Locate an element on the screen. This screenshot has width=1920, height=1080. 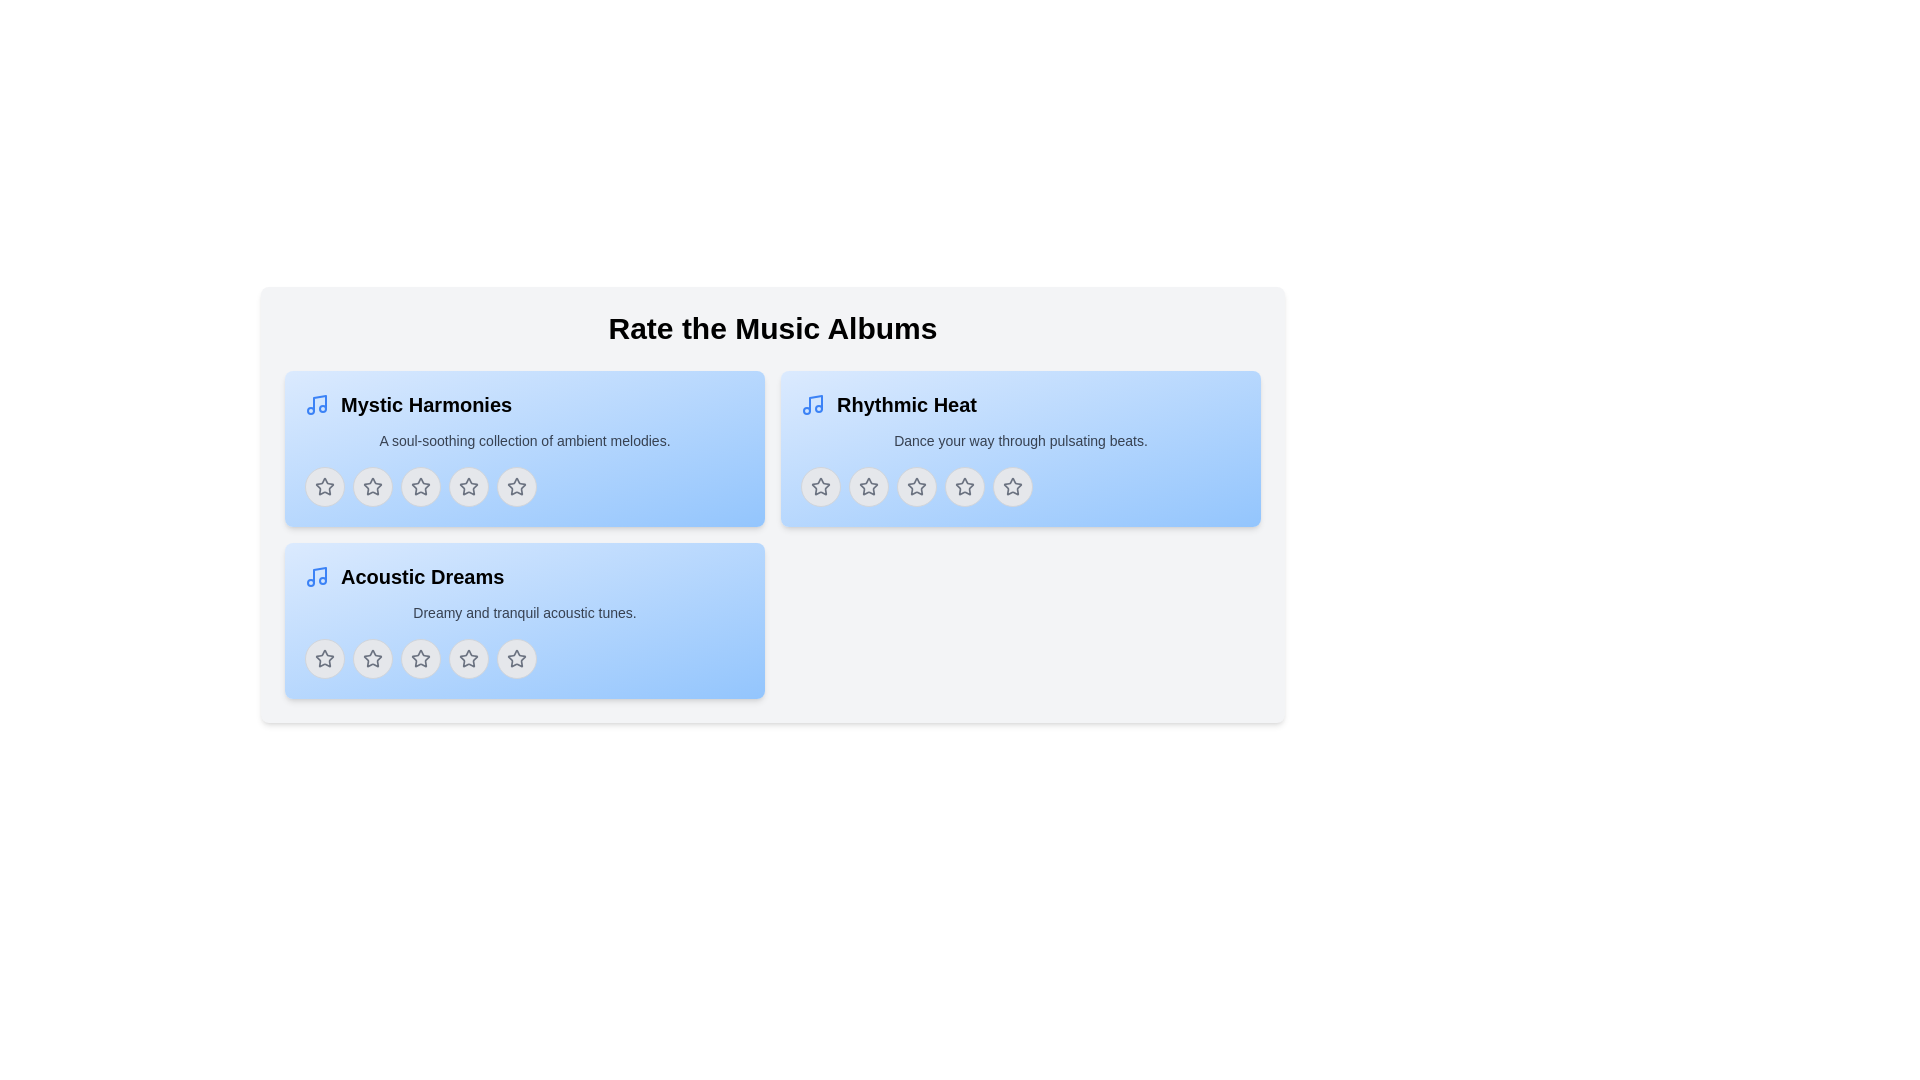
the third star rating button for the 'Mystic Harmonies' album is located at coordinates (420, 486).